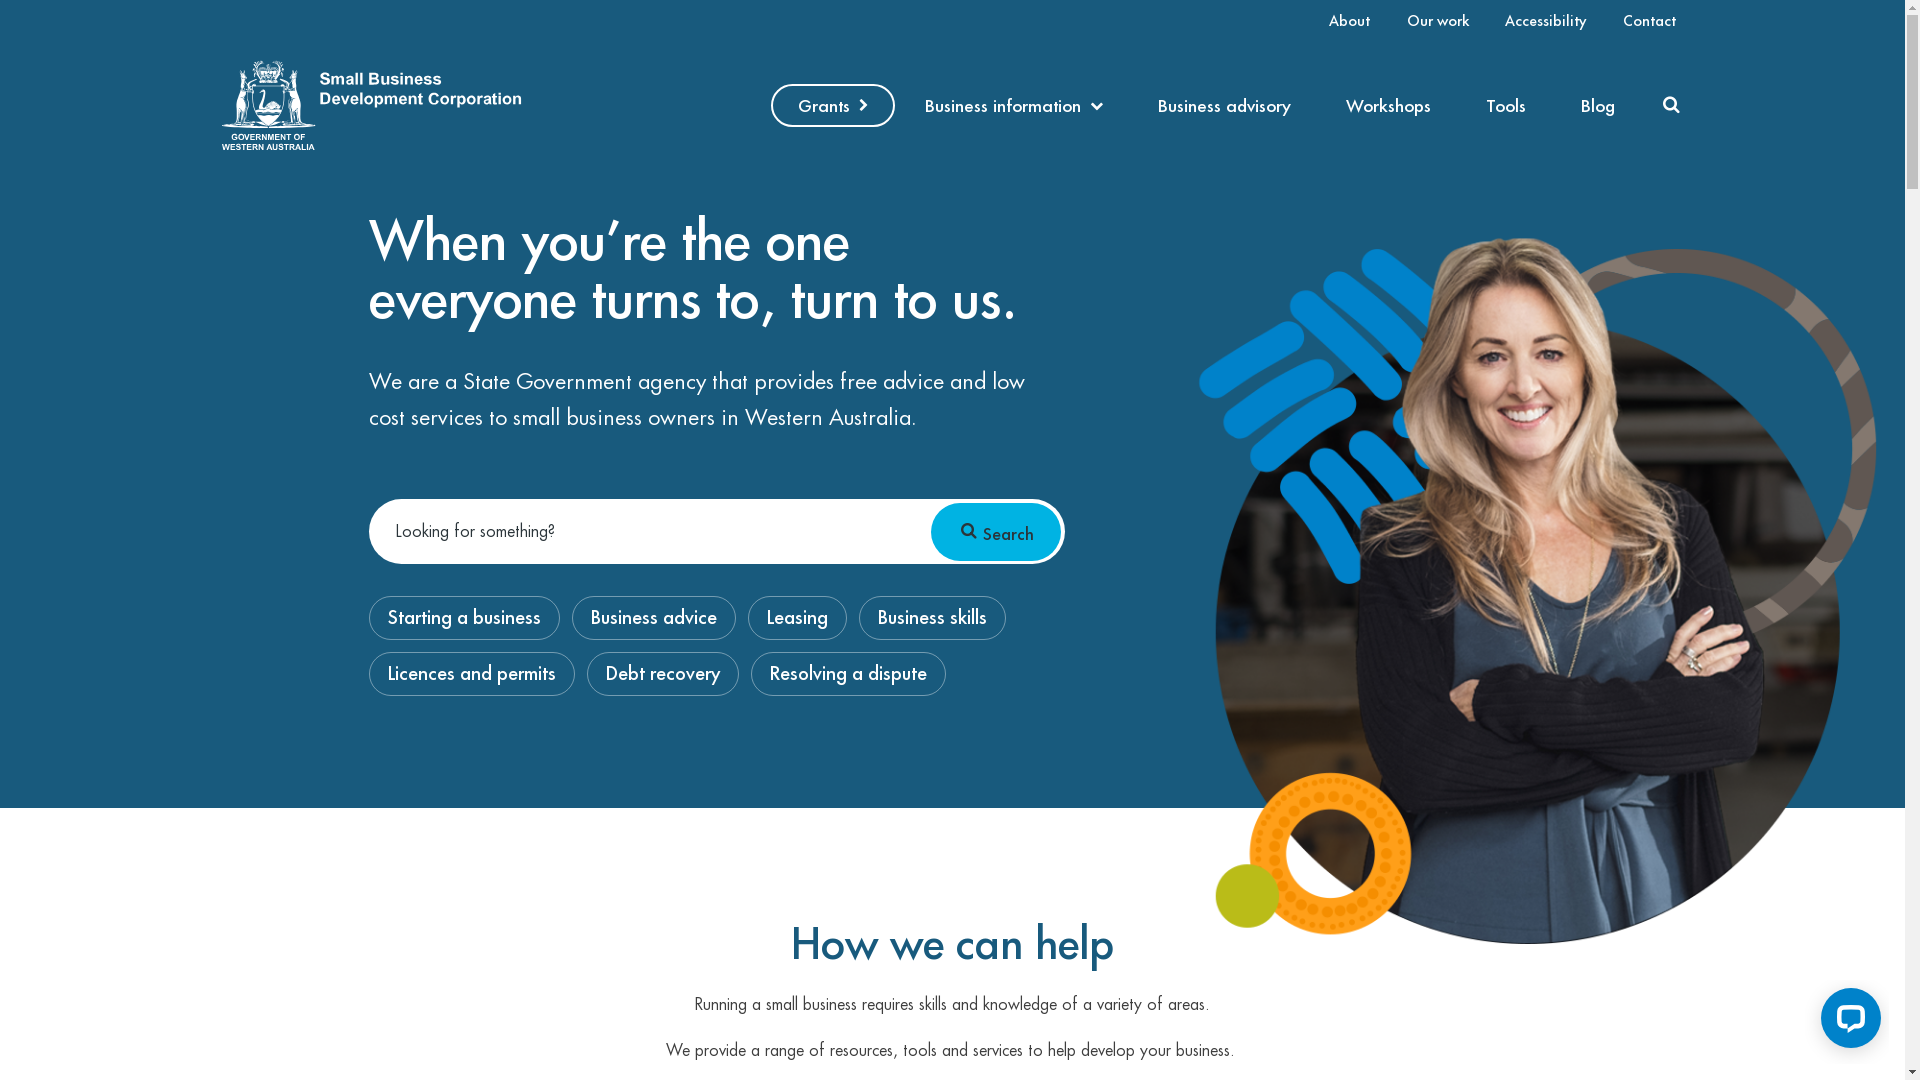 The width and height of the screenshot is (1920, 1080). I want to click on 'Debt recovery', so click(662, 674).